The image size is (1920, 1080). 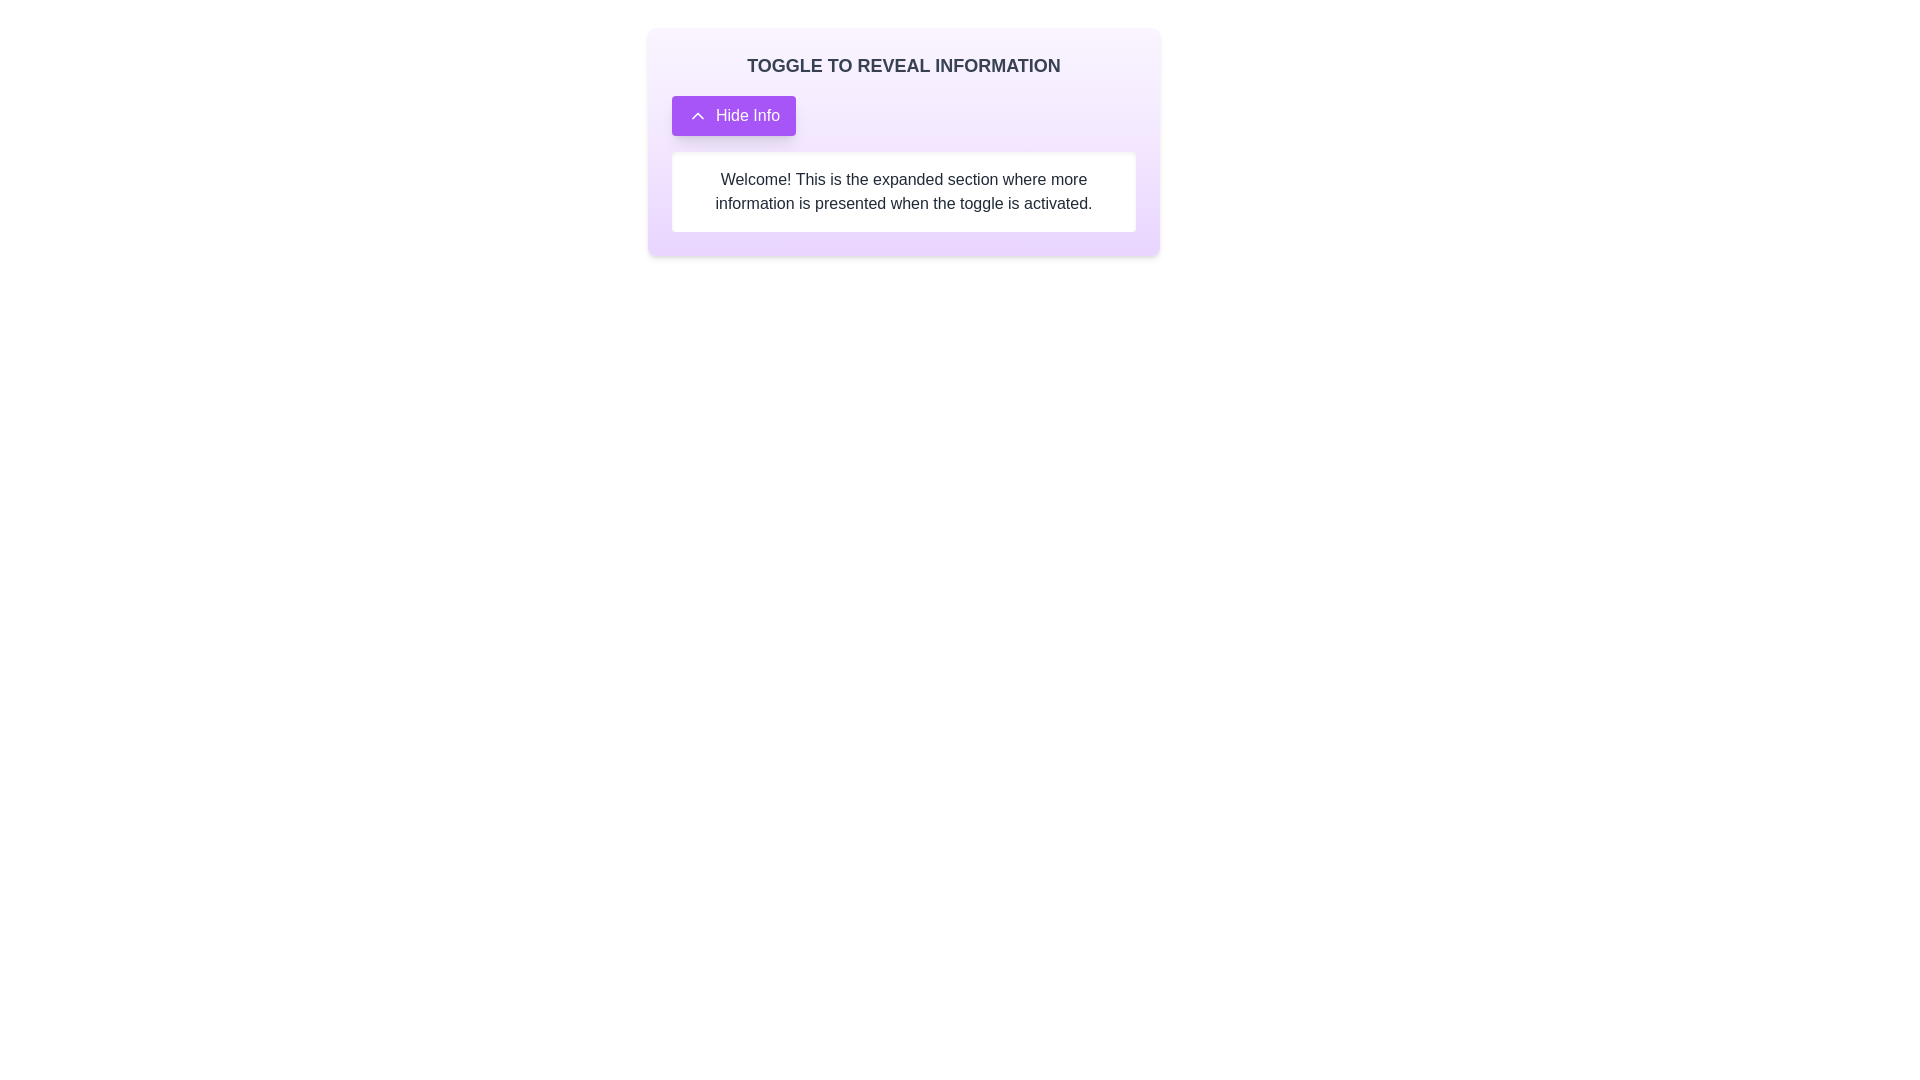 I want to click on the upward-pointing chevron icon located to the left of the 'Hide Info' button, so click(x=697, y=115).